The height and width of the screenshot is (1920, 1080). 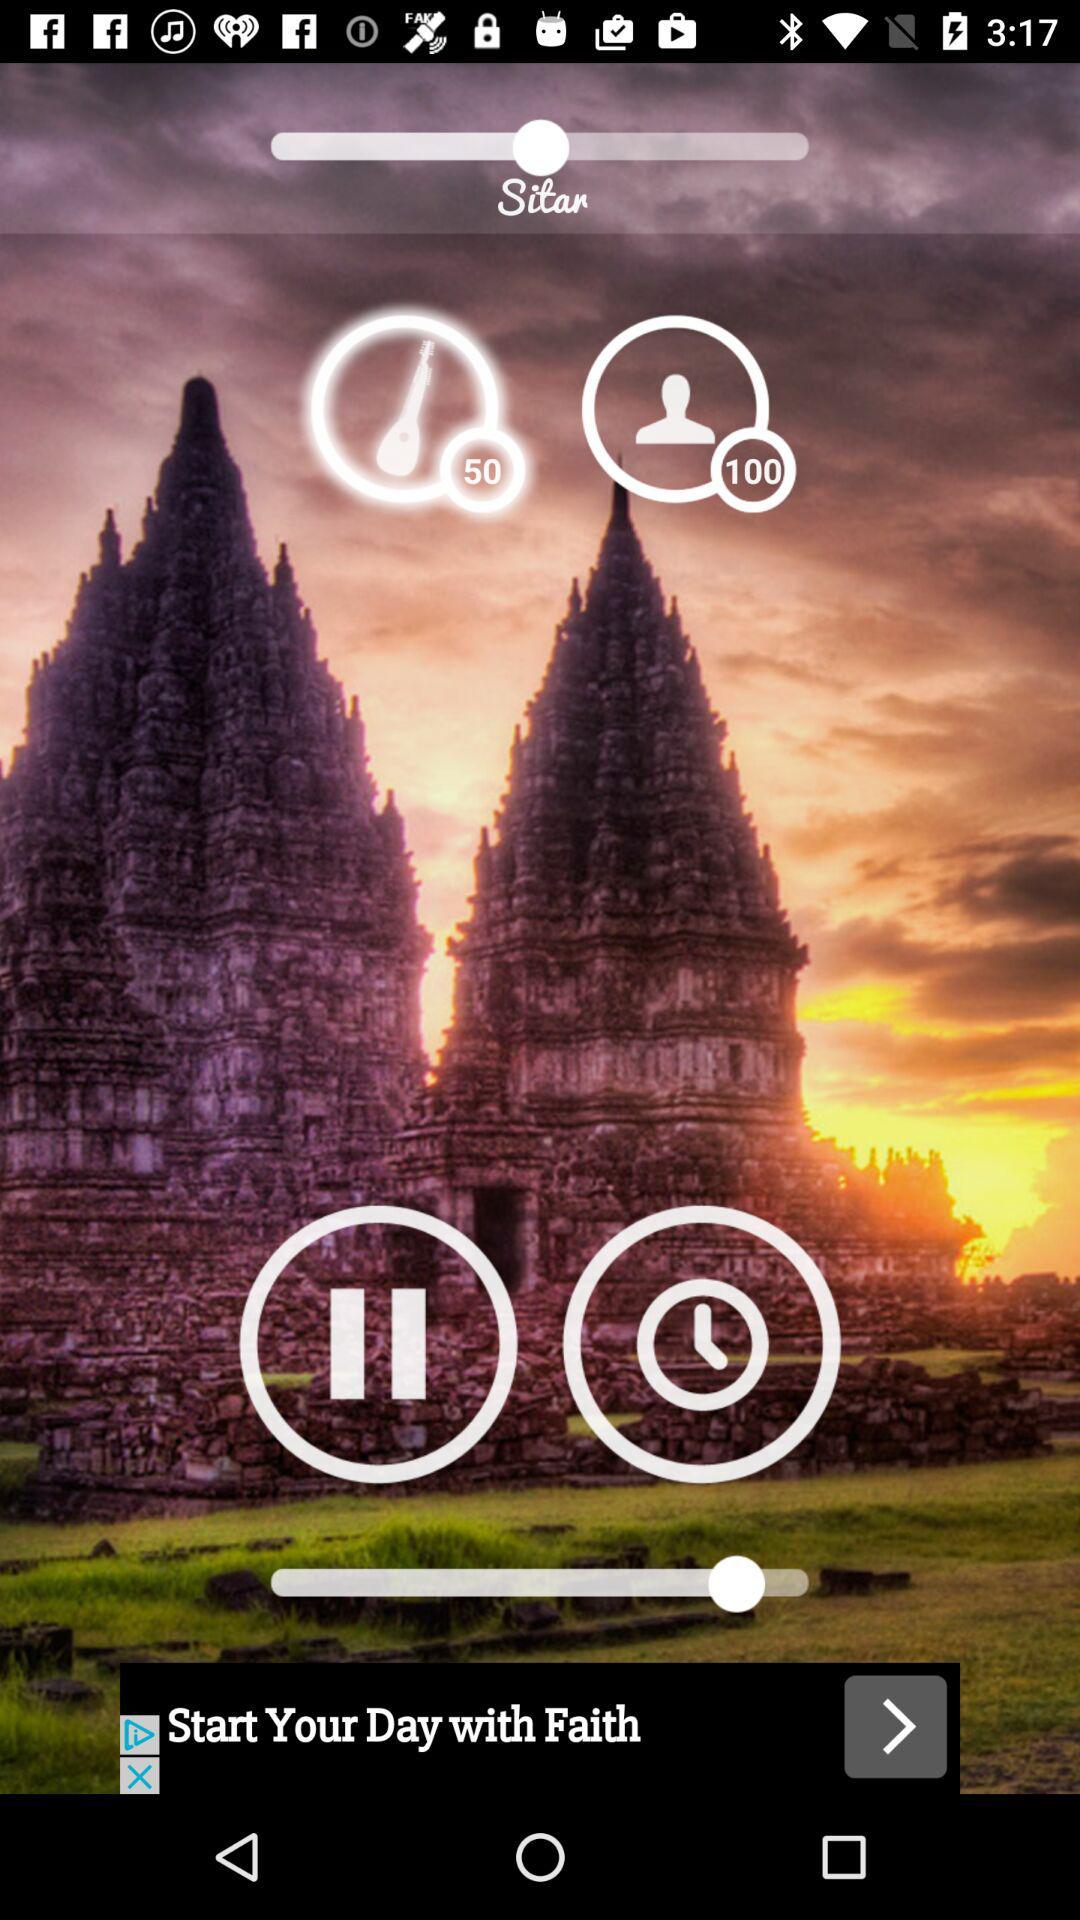 What do you see at coordinates (540, 1727) in the screenshot?
I see `advertisement` at bounding box center [540, 1727].